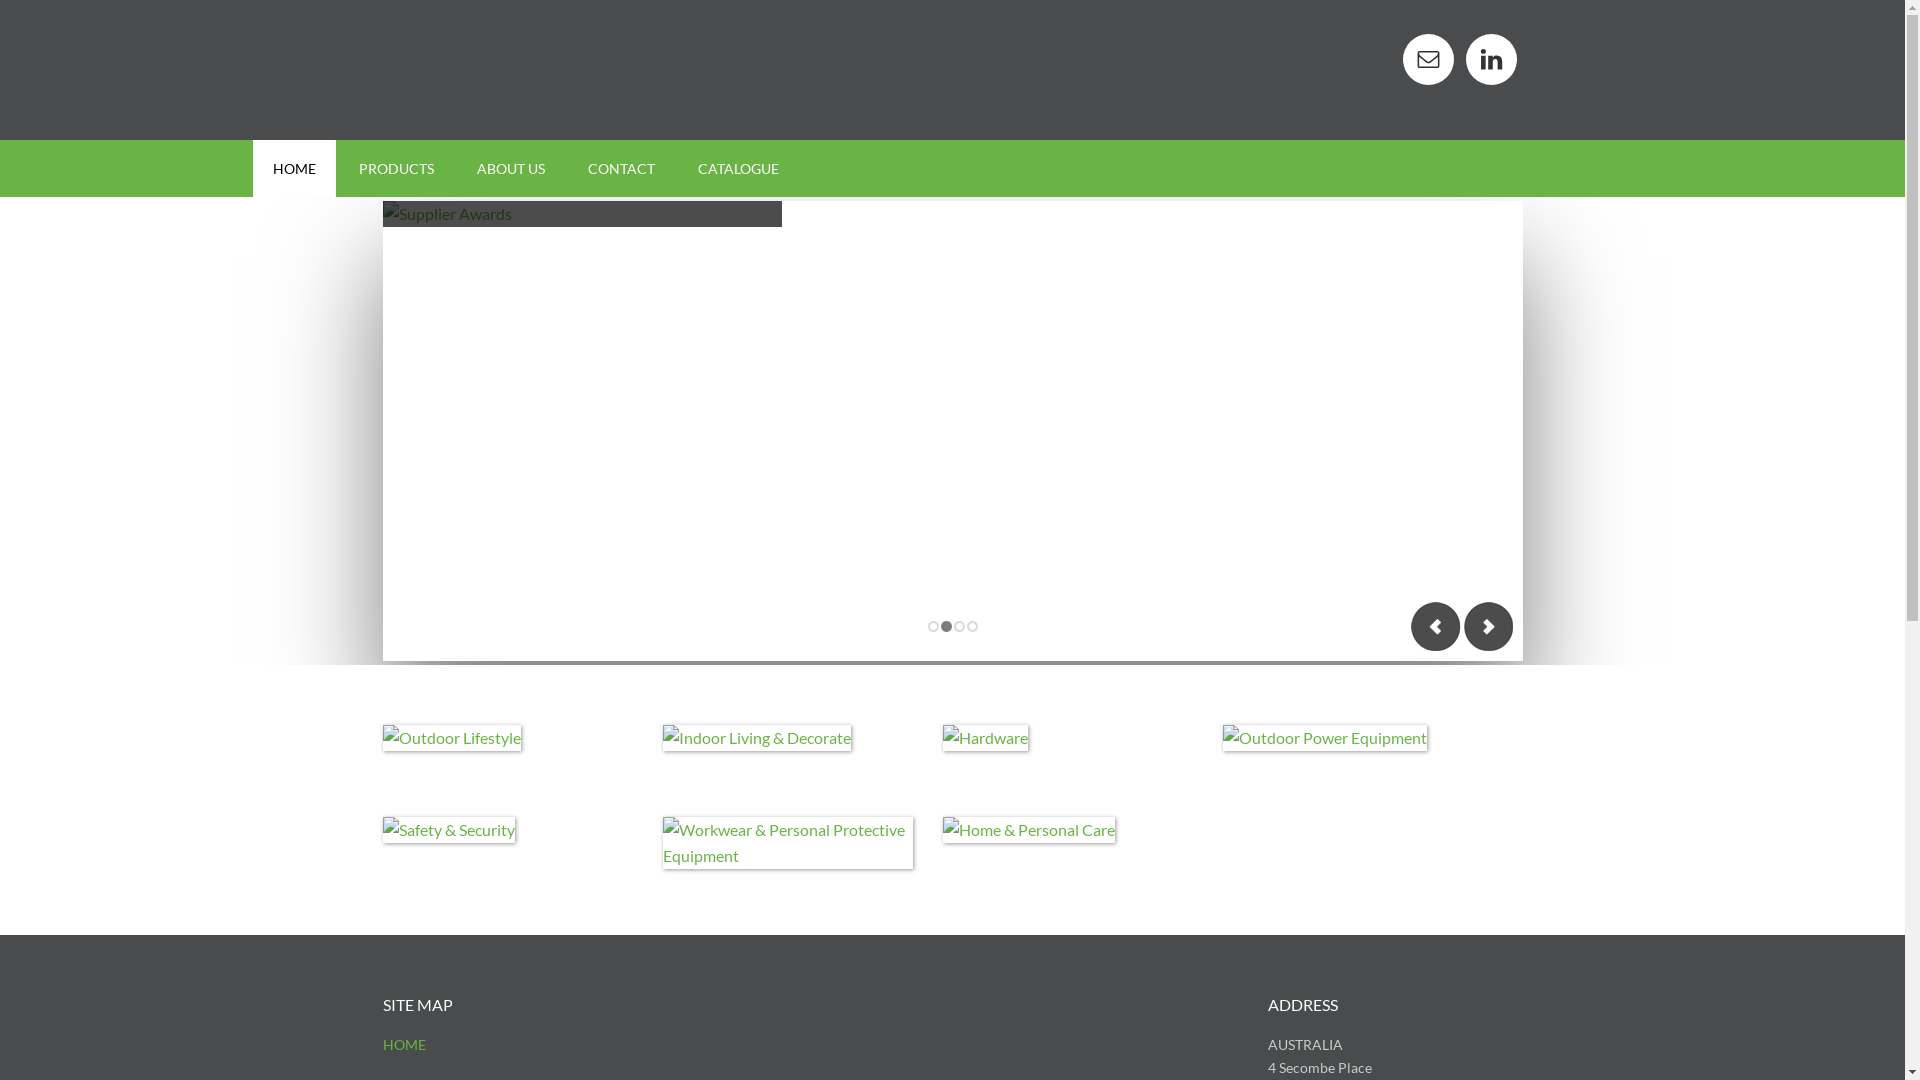  I want to click on 'Next', so click(1487, 625).